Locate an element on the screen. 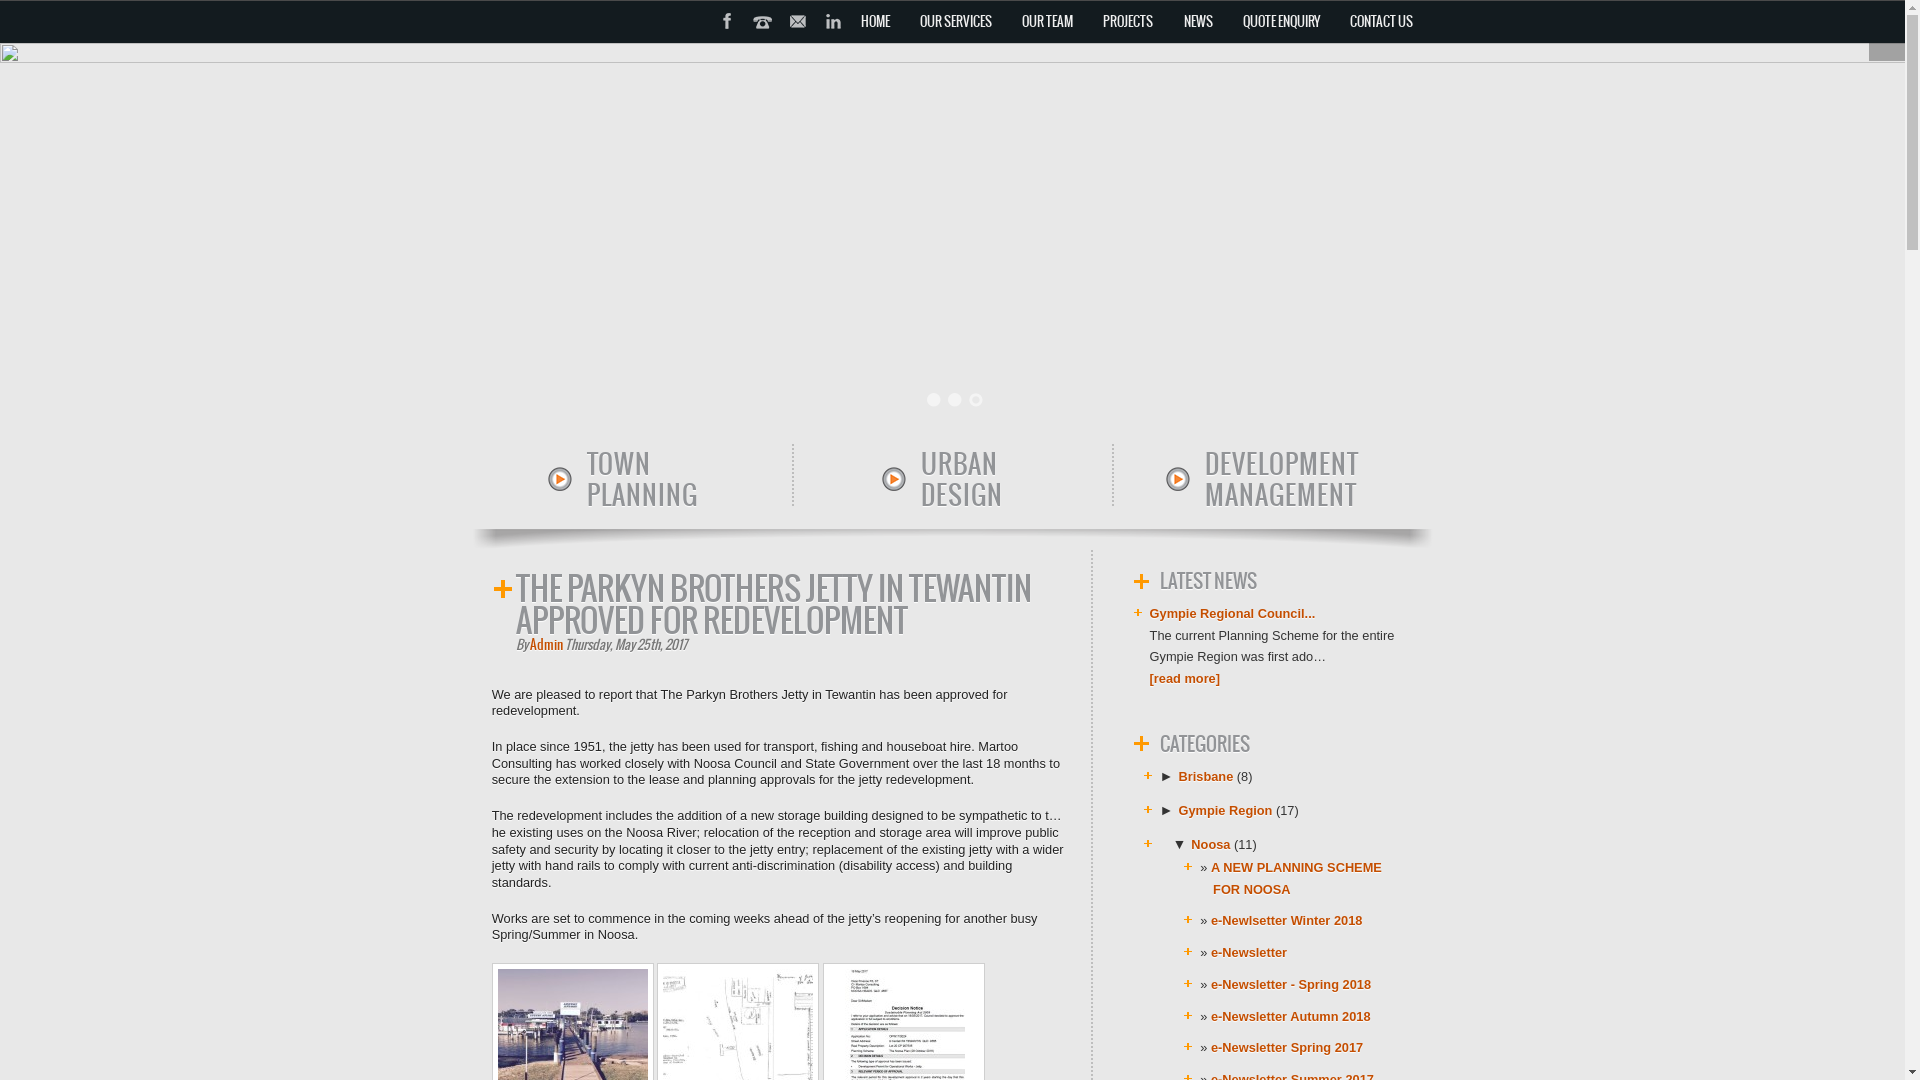  'F' is located at coordinates (710, 45).